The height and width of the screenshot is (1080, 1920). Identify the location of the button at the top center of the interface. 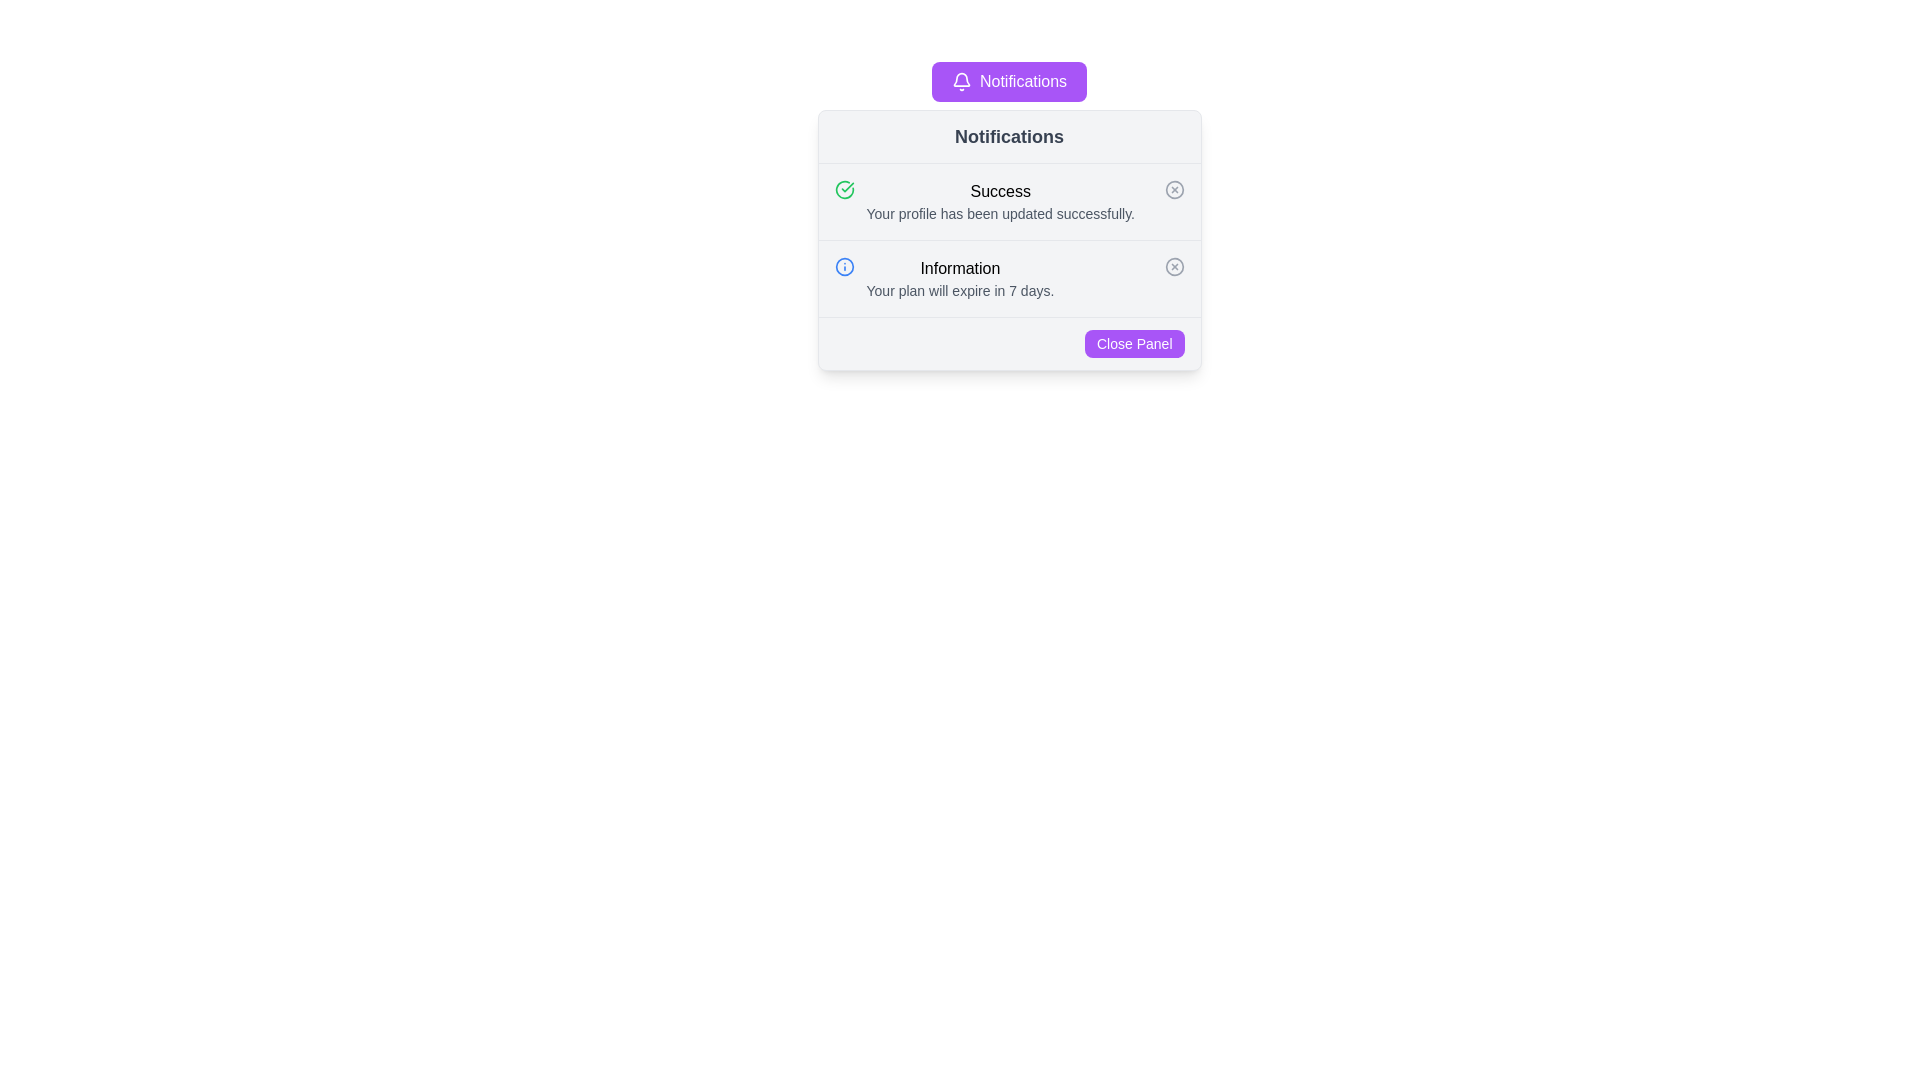
(1009, 80).